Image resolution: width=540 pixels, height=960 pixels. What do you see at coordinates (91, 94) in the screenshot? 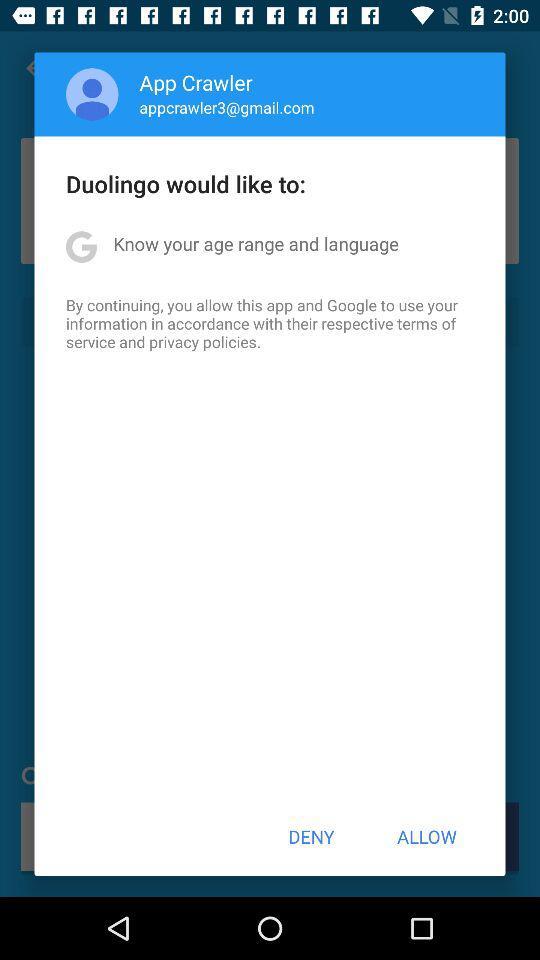
I see `icon above duolingo would like item` at bounding box center [91, 94].